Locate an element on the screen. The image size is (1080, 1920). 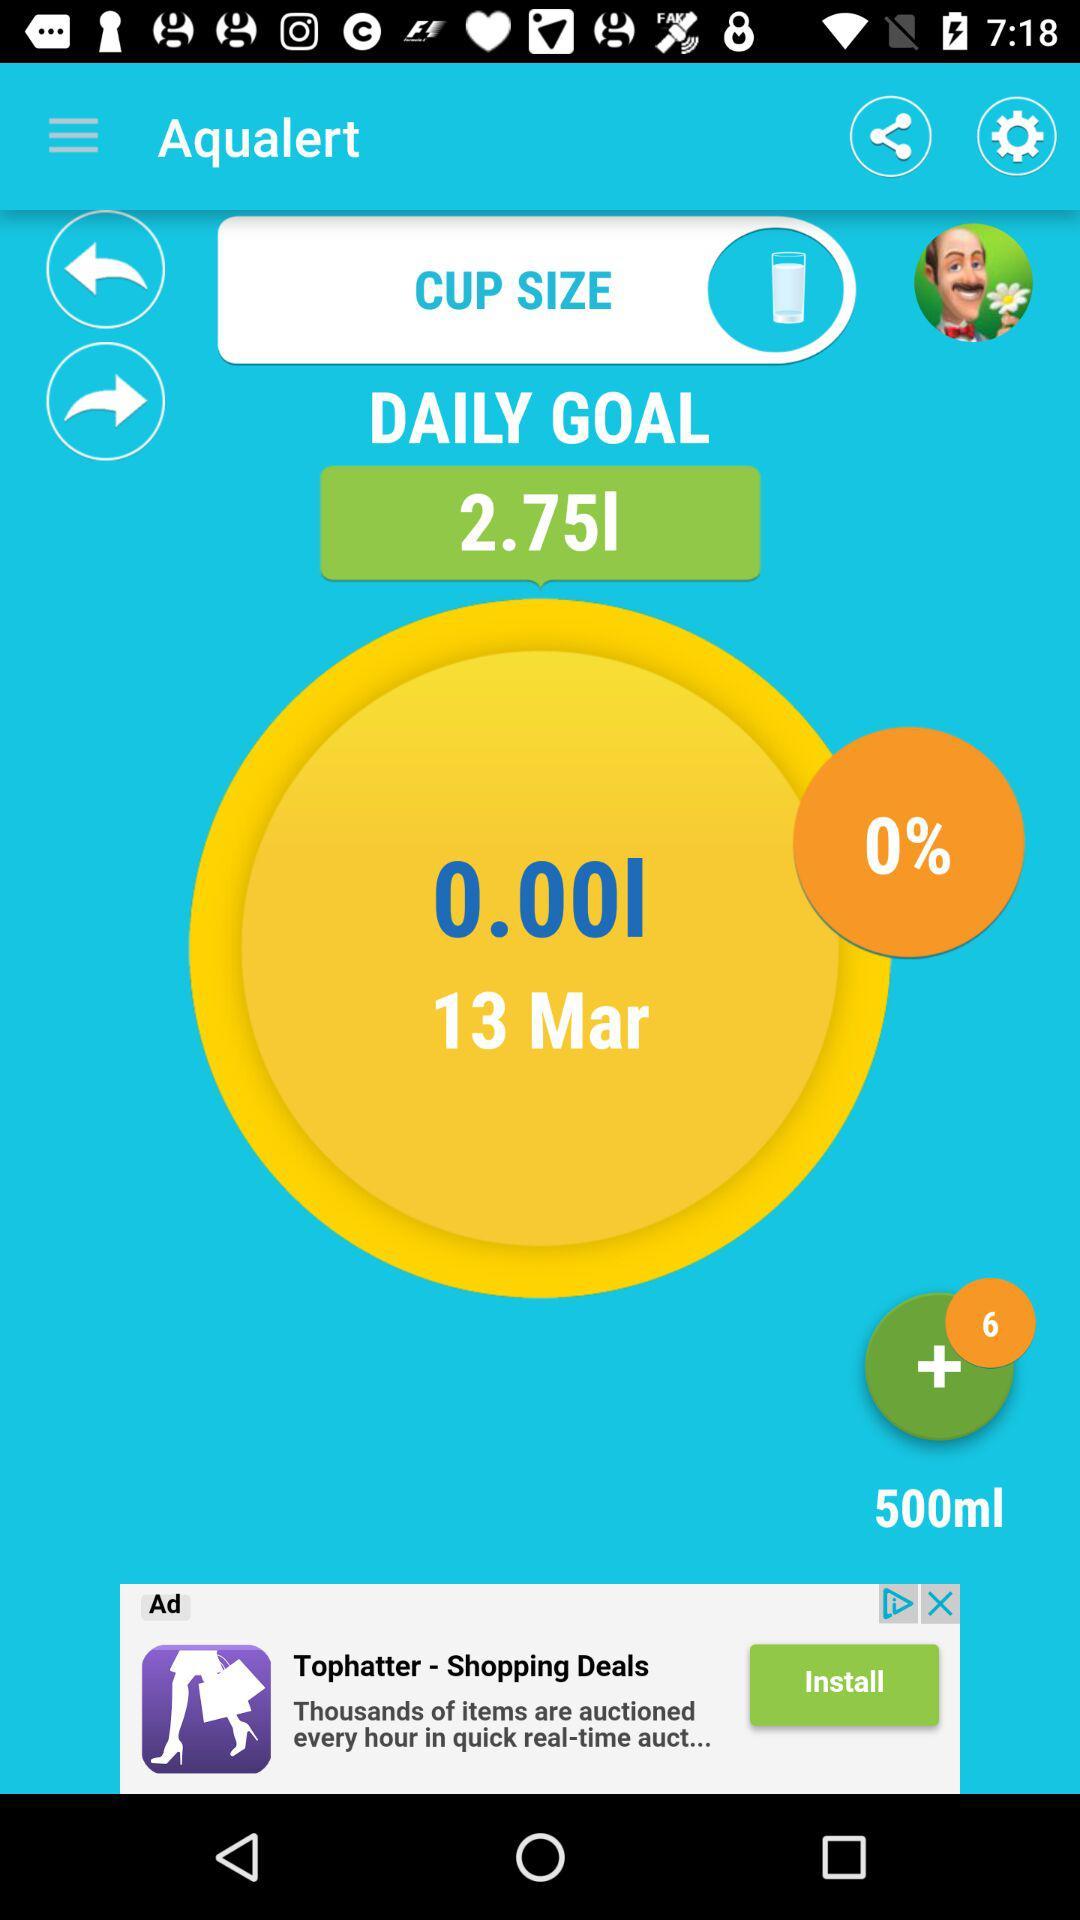
go back is located at coordinates (540, 1688).